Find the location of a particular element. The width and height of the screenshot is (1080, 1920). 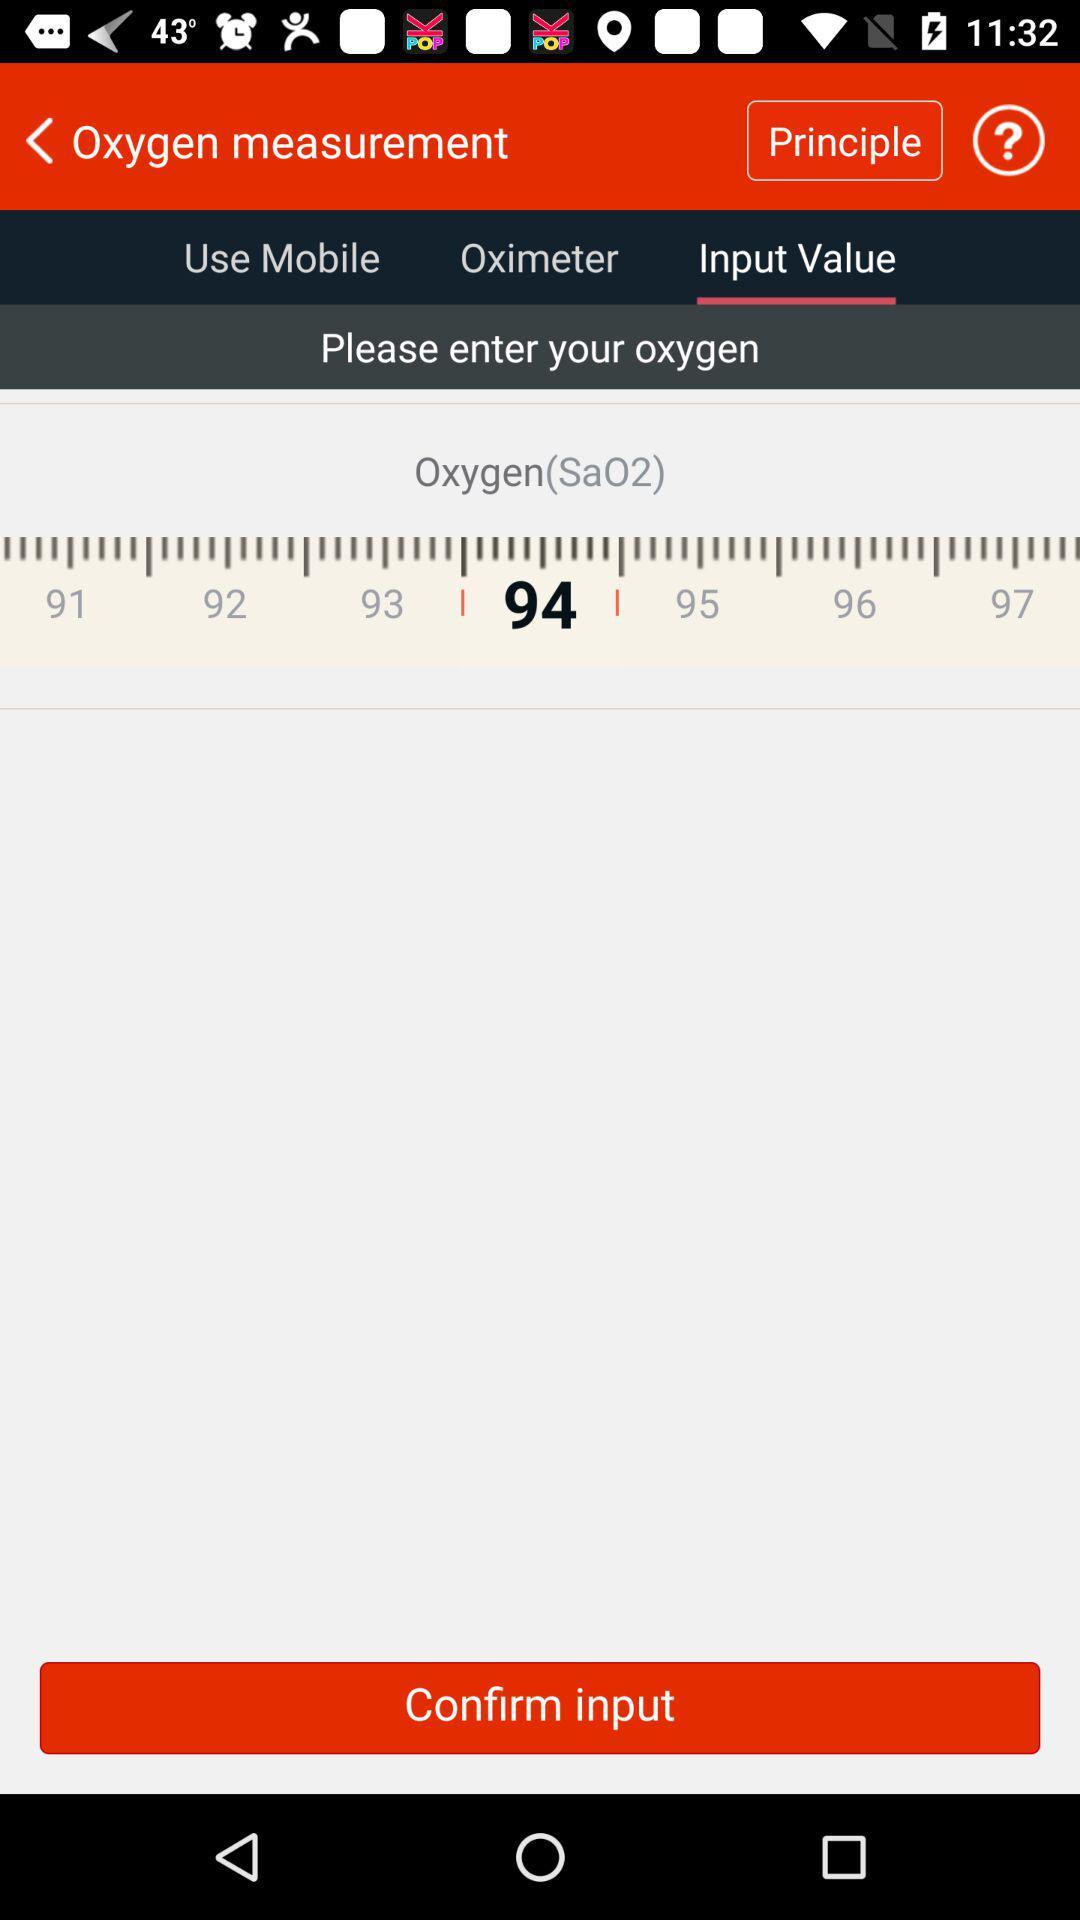

more information is located at coordinates (1008, 139).